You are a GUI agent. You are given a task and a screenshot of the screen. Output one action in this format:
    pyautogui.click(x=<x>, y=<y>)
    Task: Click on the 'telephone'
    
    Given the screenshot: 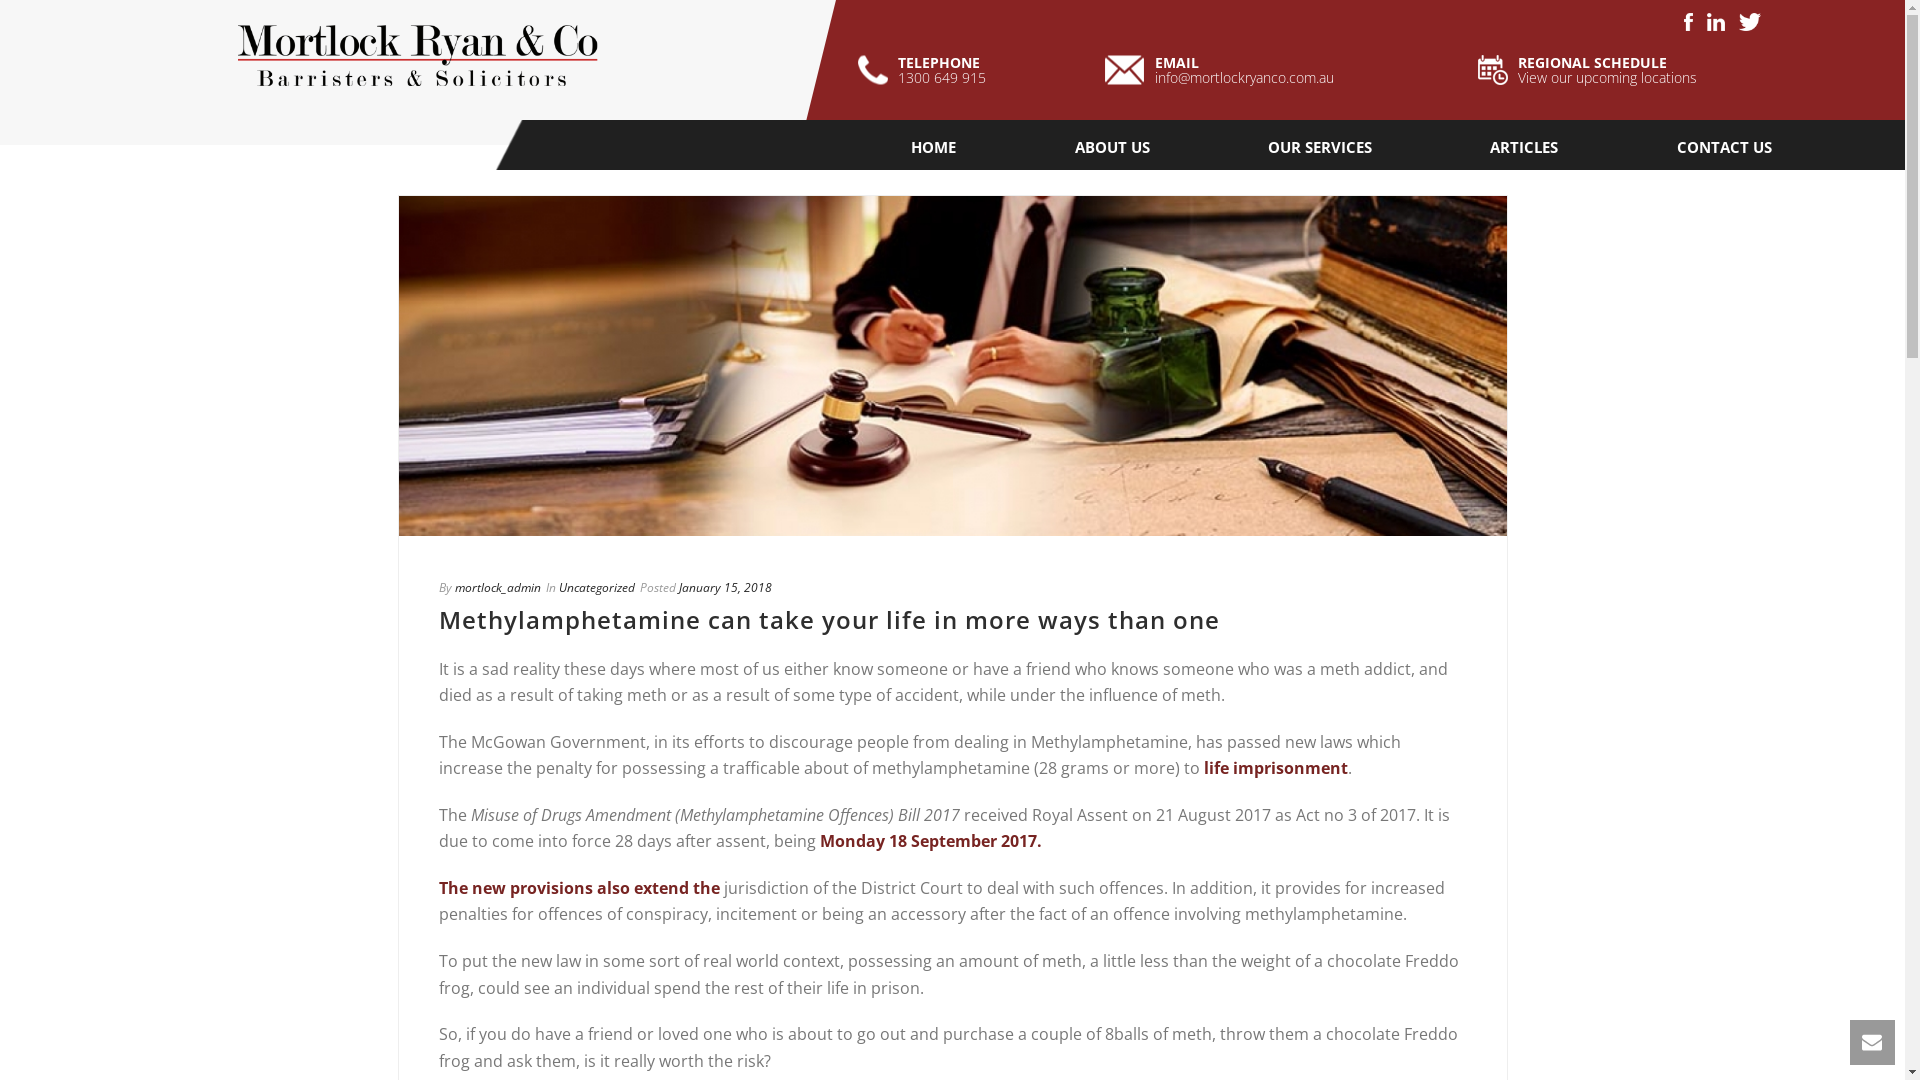 What is the action you would take?
    pyautogui.click(x=873, y=69)
    